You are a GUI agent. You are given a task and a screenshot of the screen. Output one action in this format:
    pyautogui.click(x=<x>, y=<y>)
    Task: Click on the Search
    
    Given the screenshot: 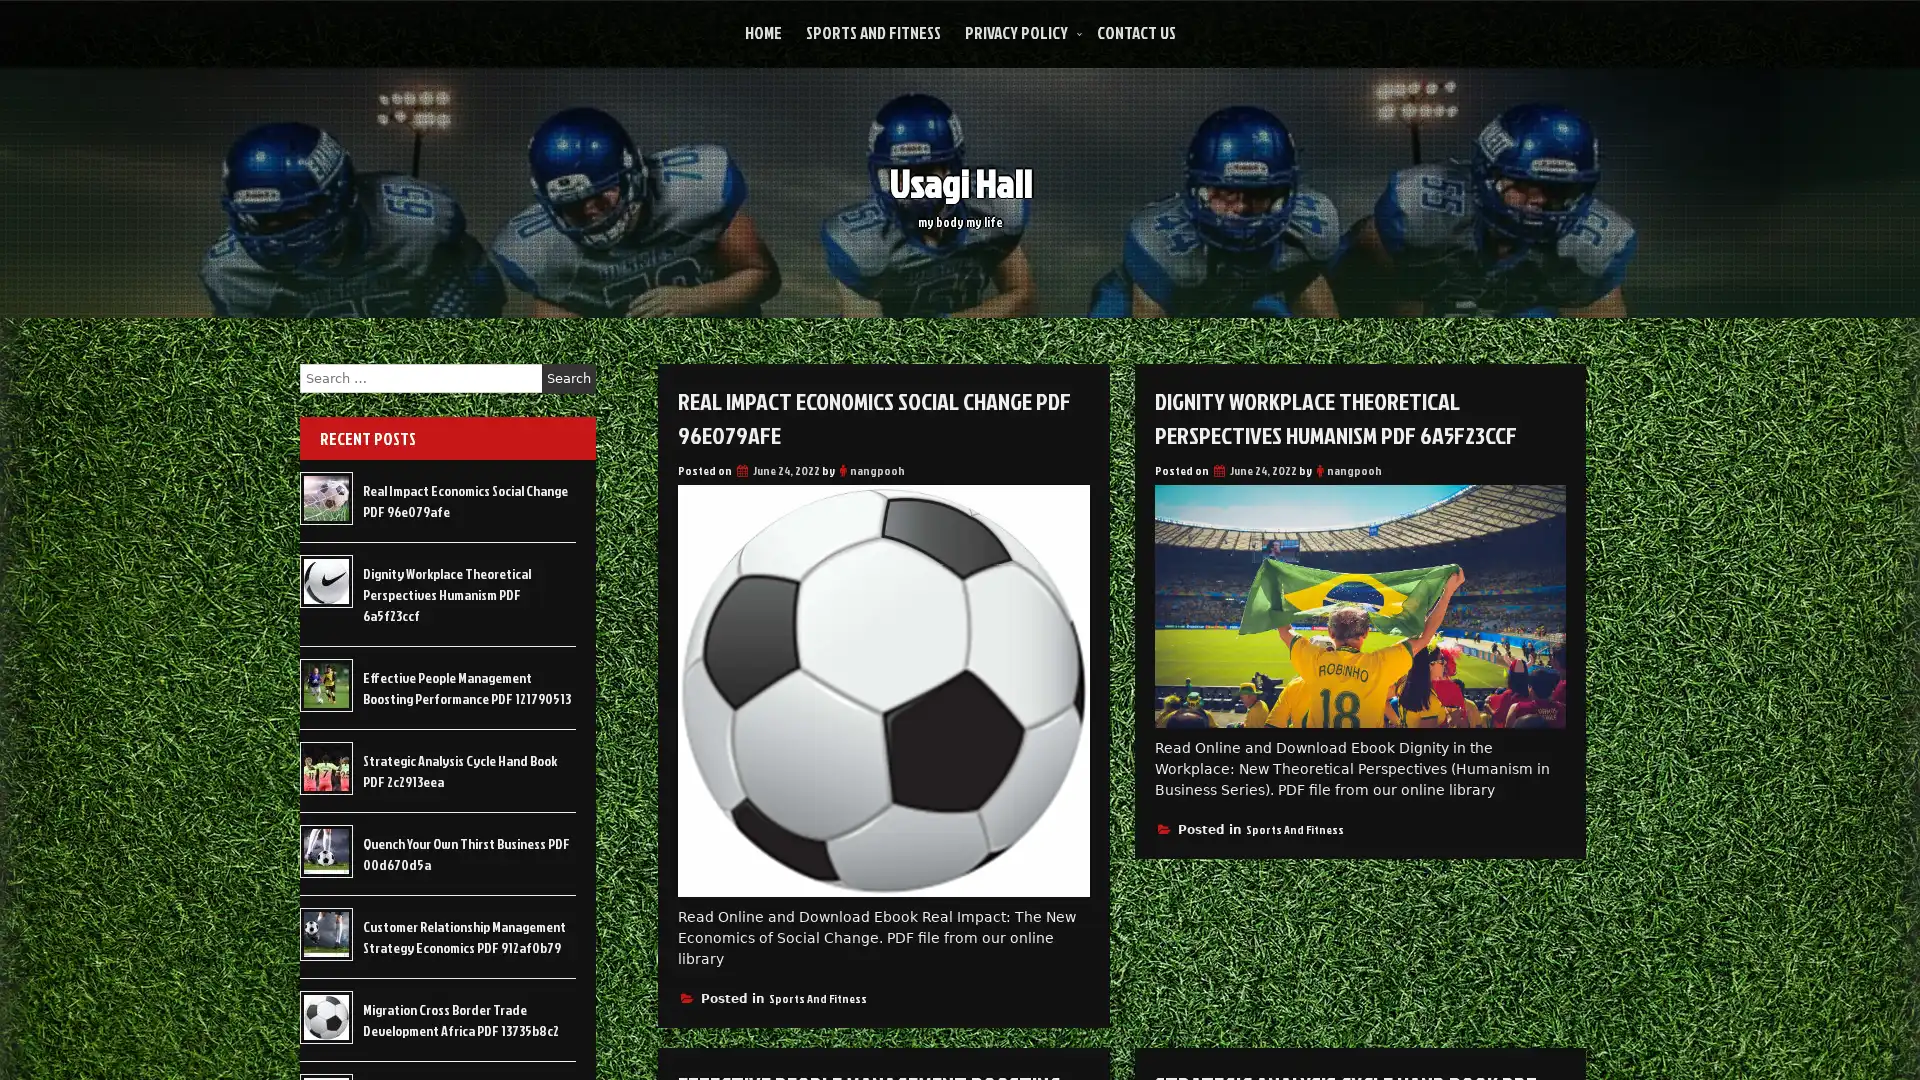 What is the action you would take?
    pyautogui.click(x=568, y=378)
    